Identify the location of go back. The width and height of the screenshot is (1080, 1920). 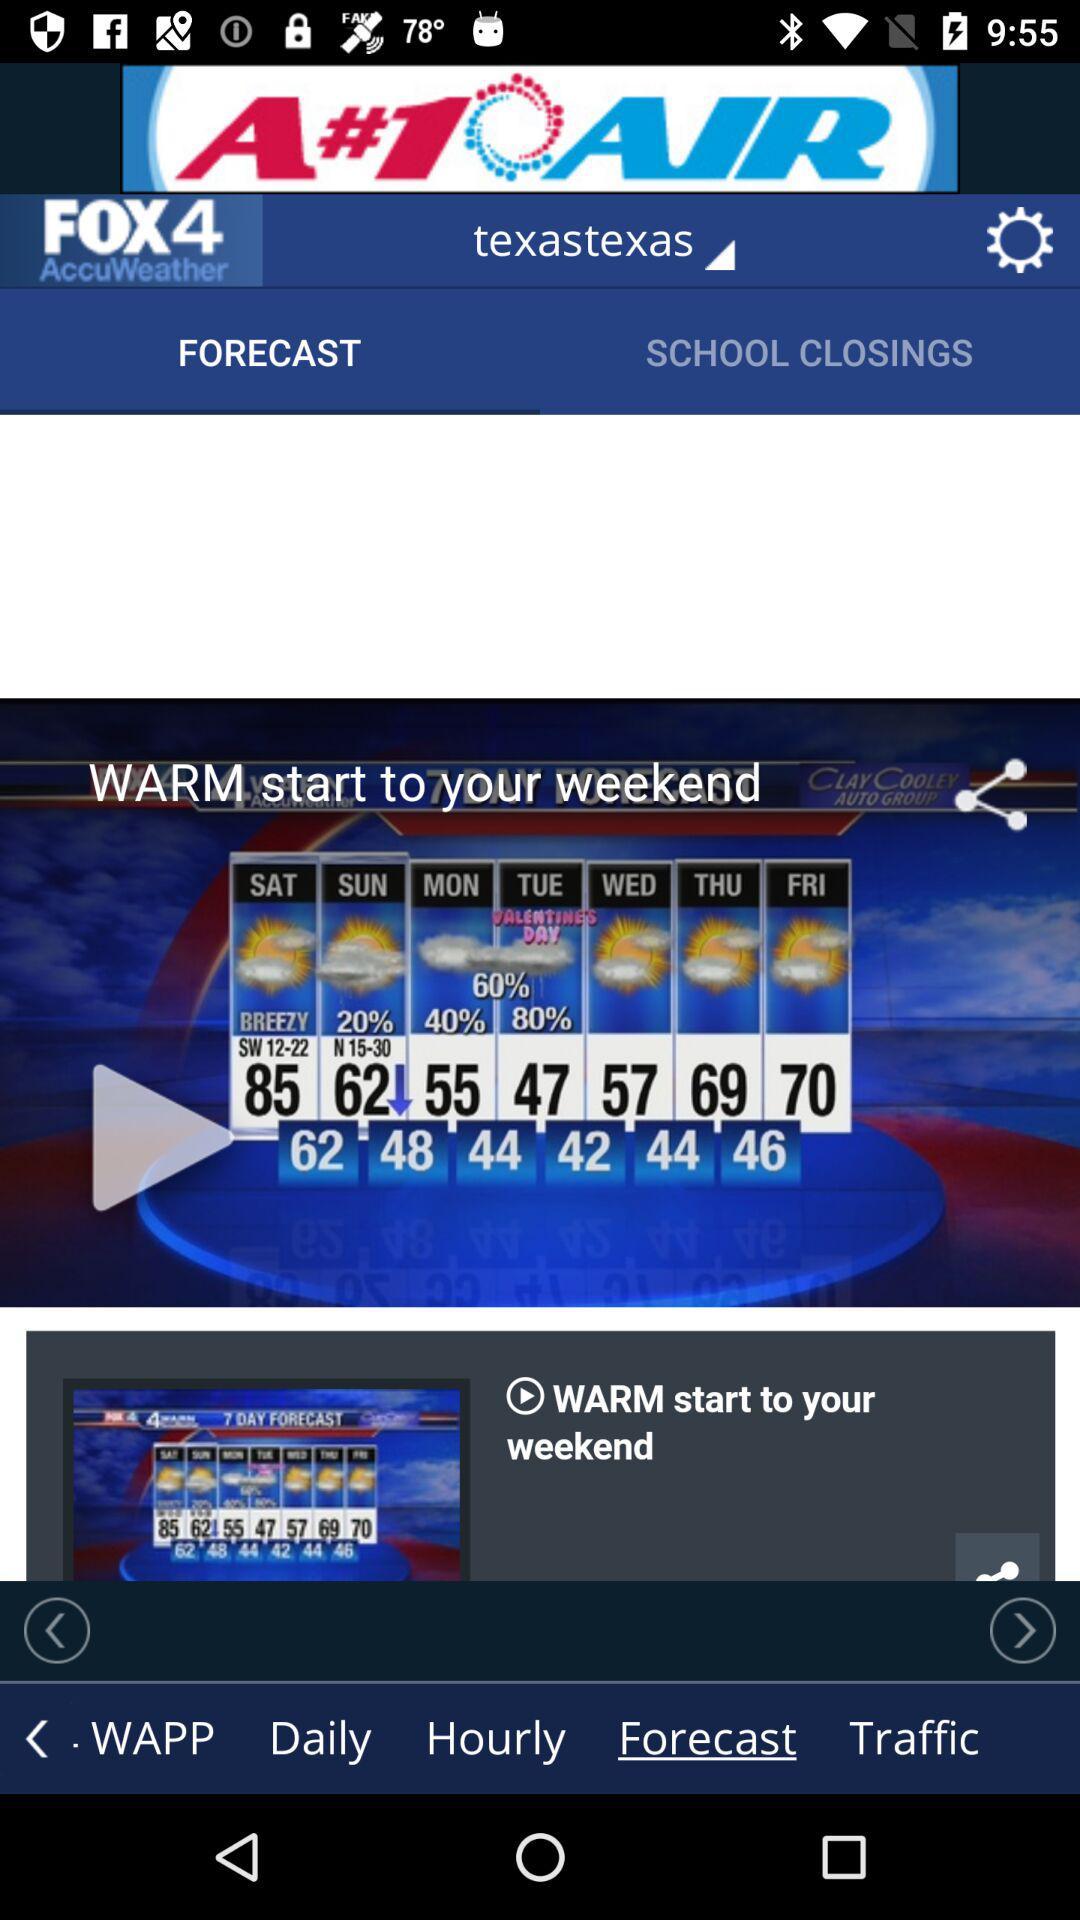
(56, 1630).